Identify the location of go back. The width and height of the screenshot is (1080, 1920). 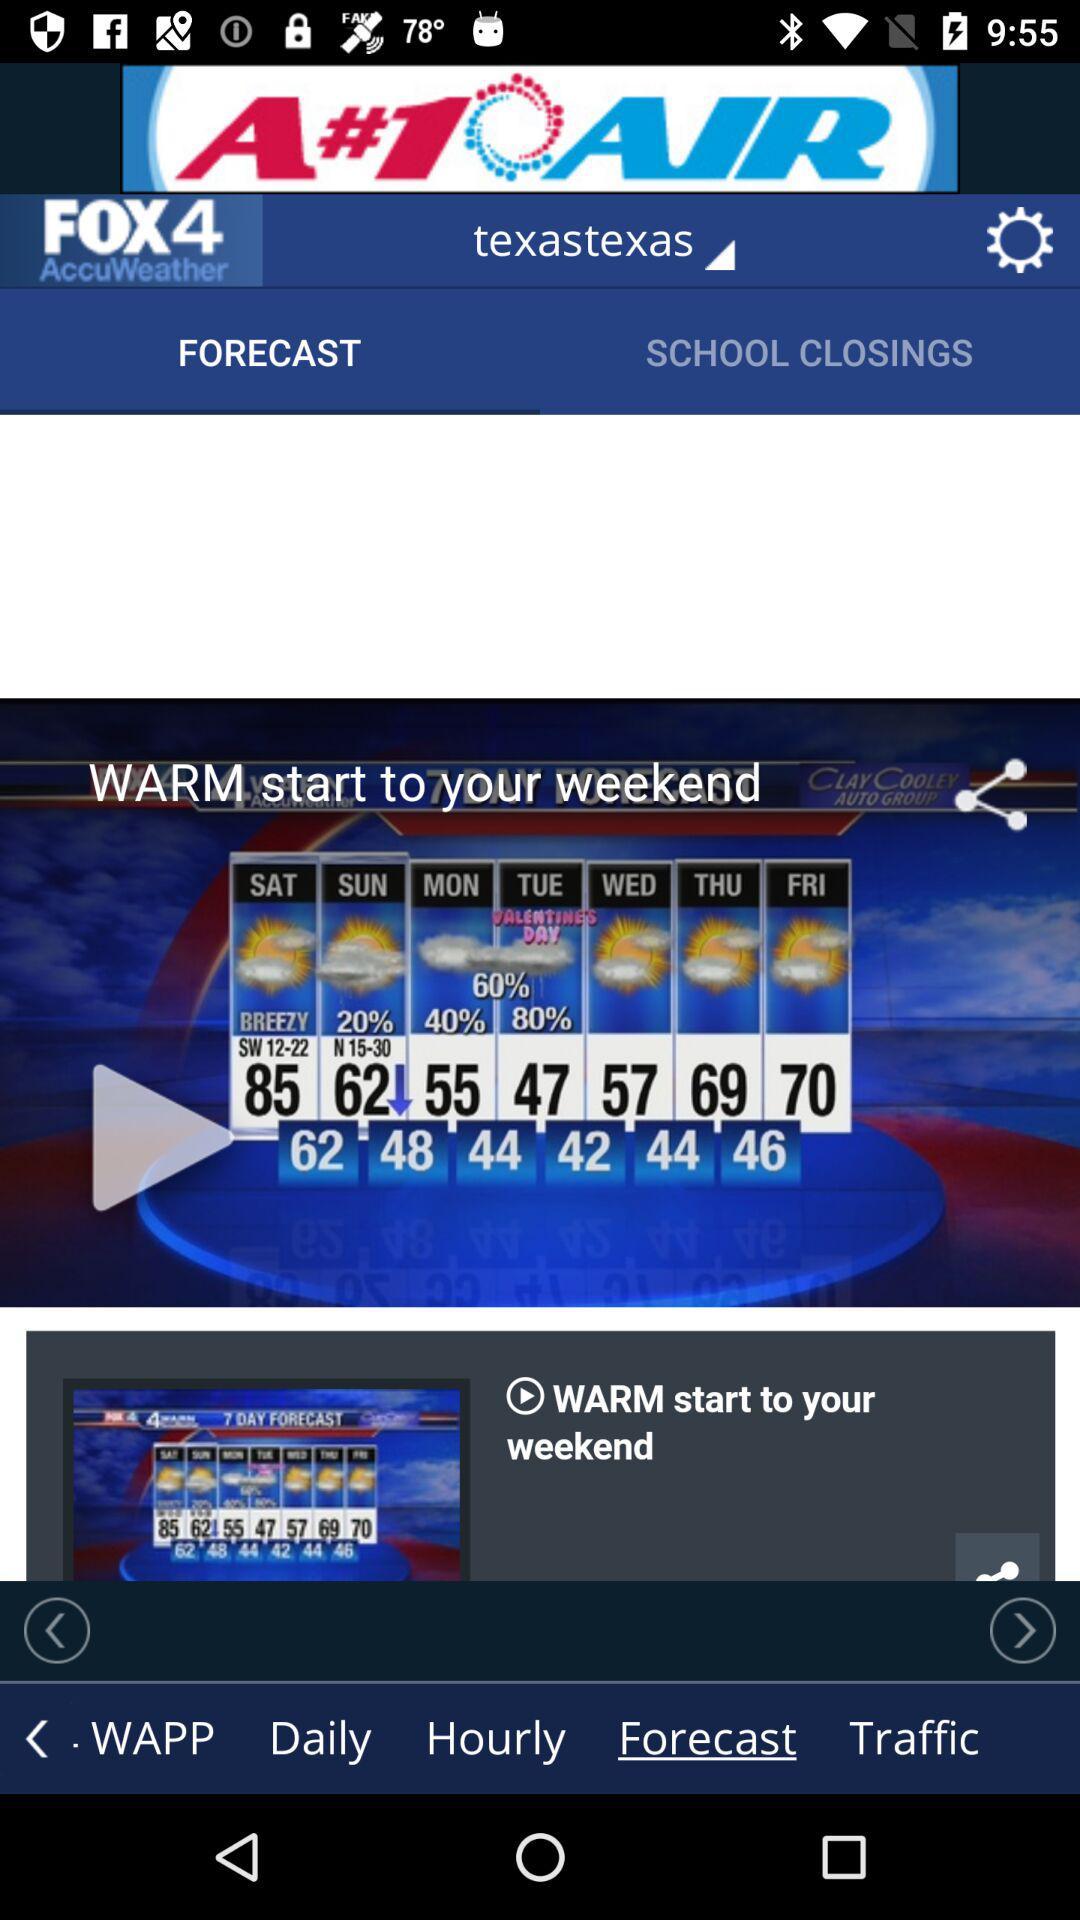
(56, 1630).